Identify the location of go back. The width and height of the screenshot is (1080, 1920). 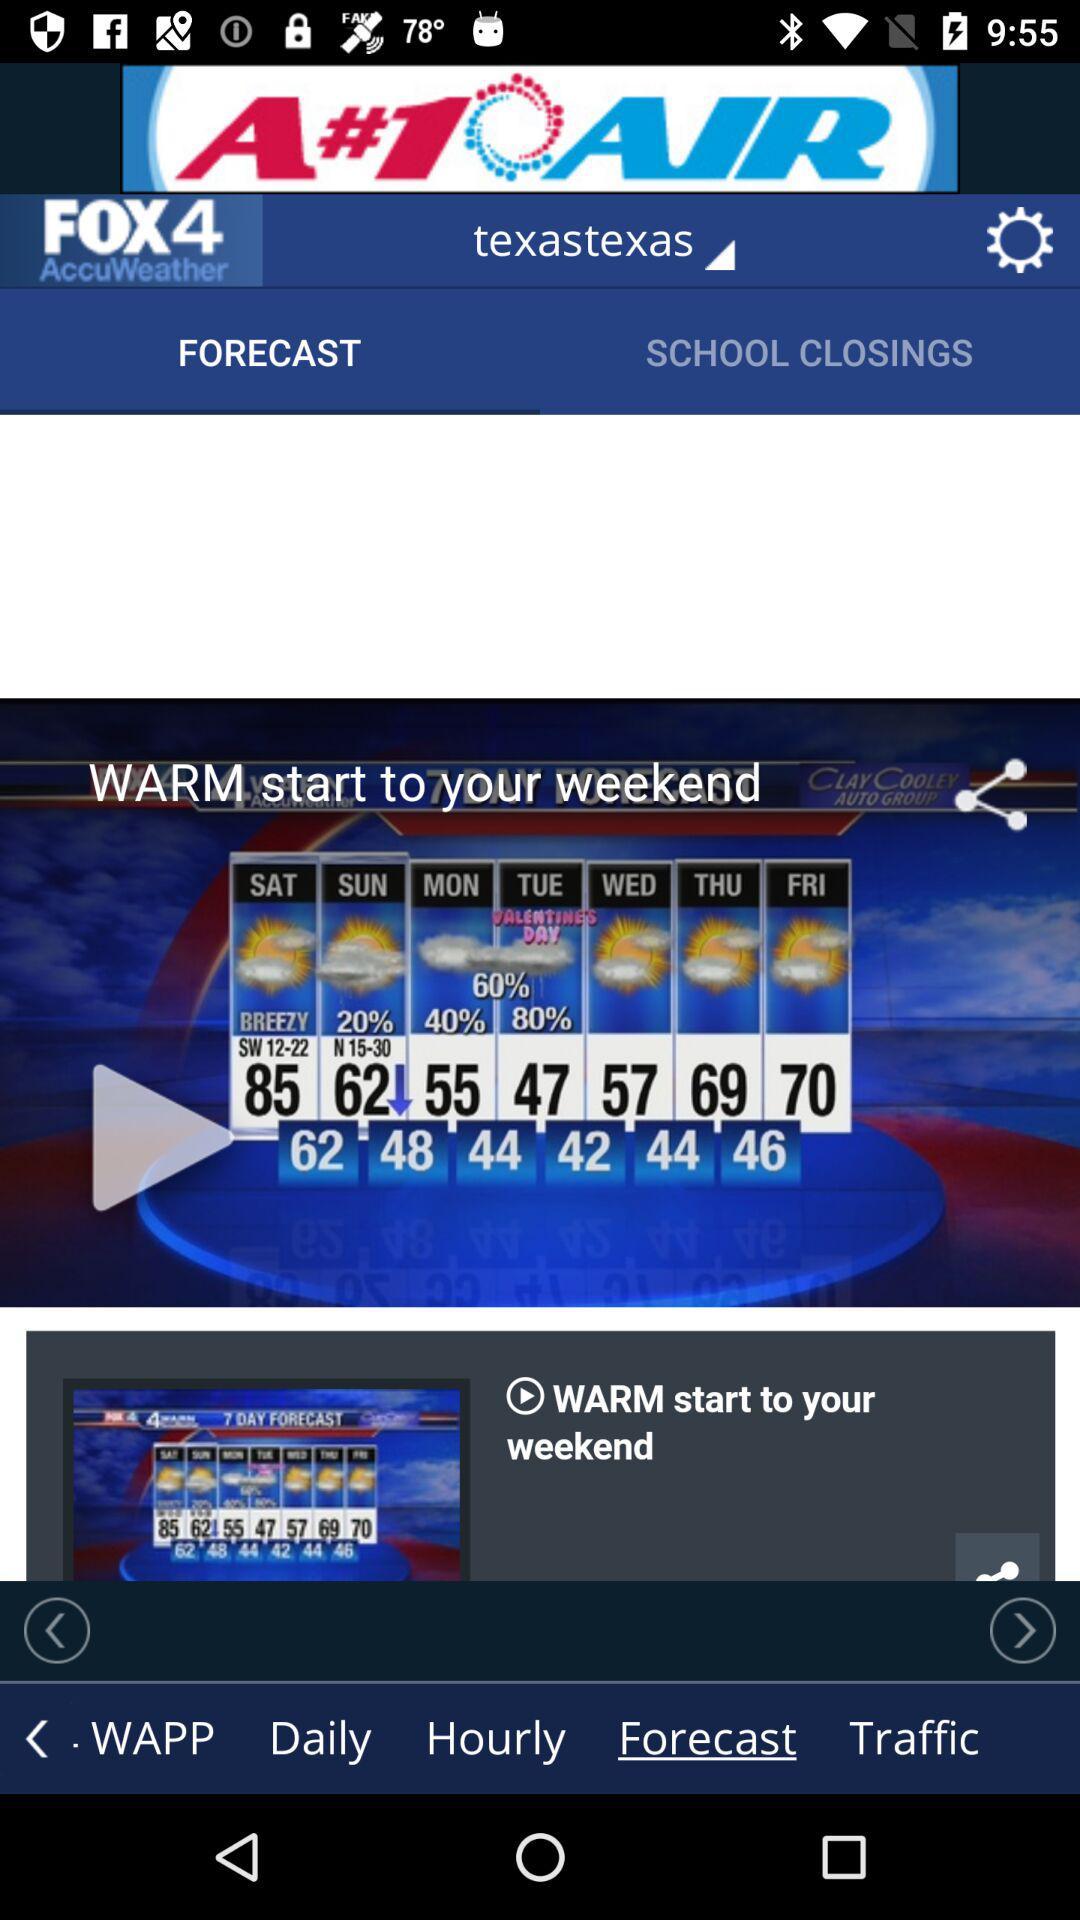
(56, 1630).